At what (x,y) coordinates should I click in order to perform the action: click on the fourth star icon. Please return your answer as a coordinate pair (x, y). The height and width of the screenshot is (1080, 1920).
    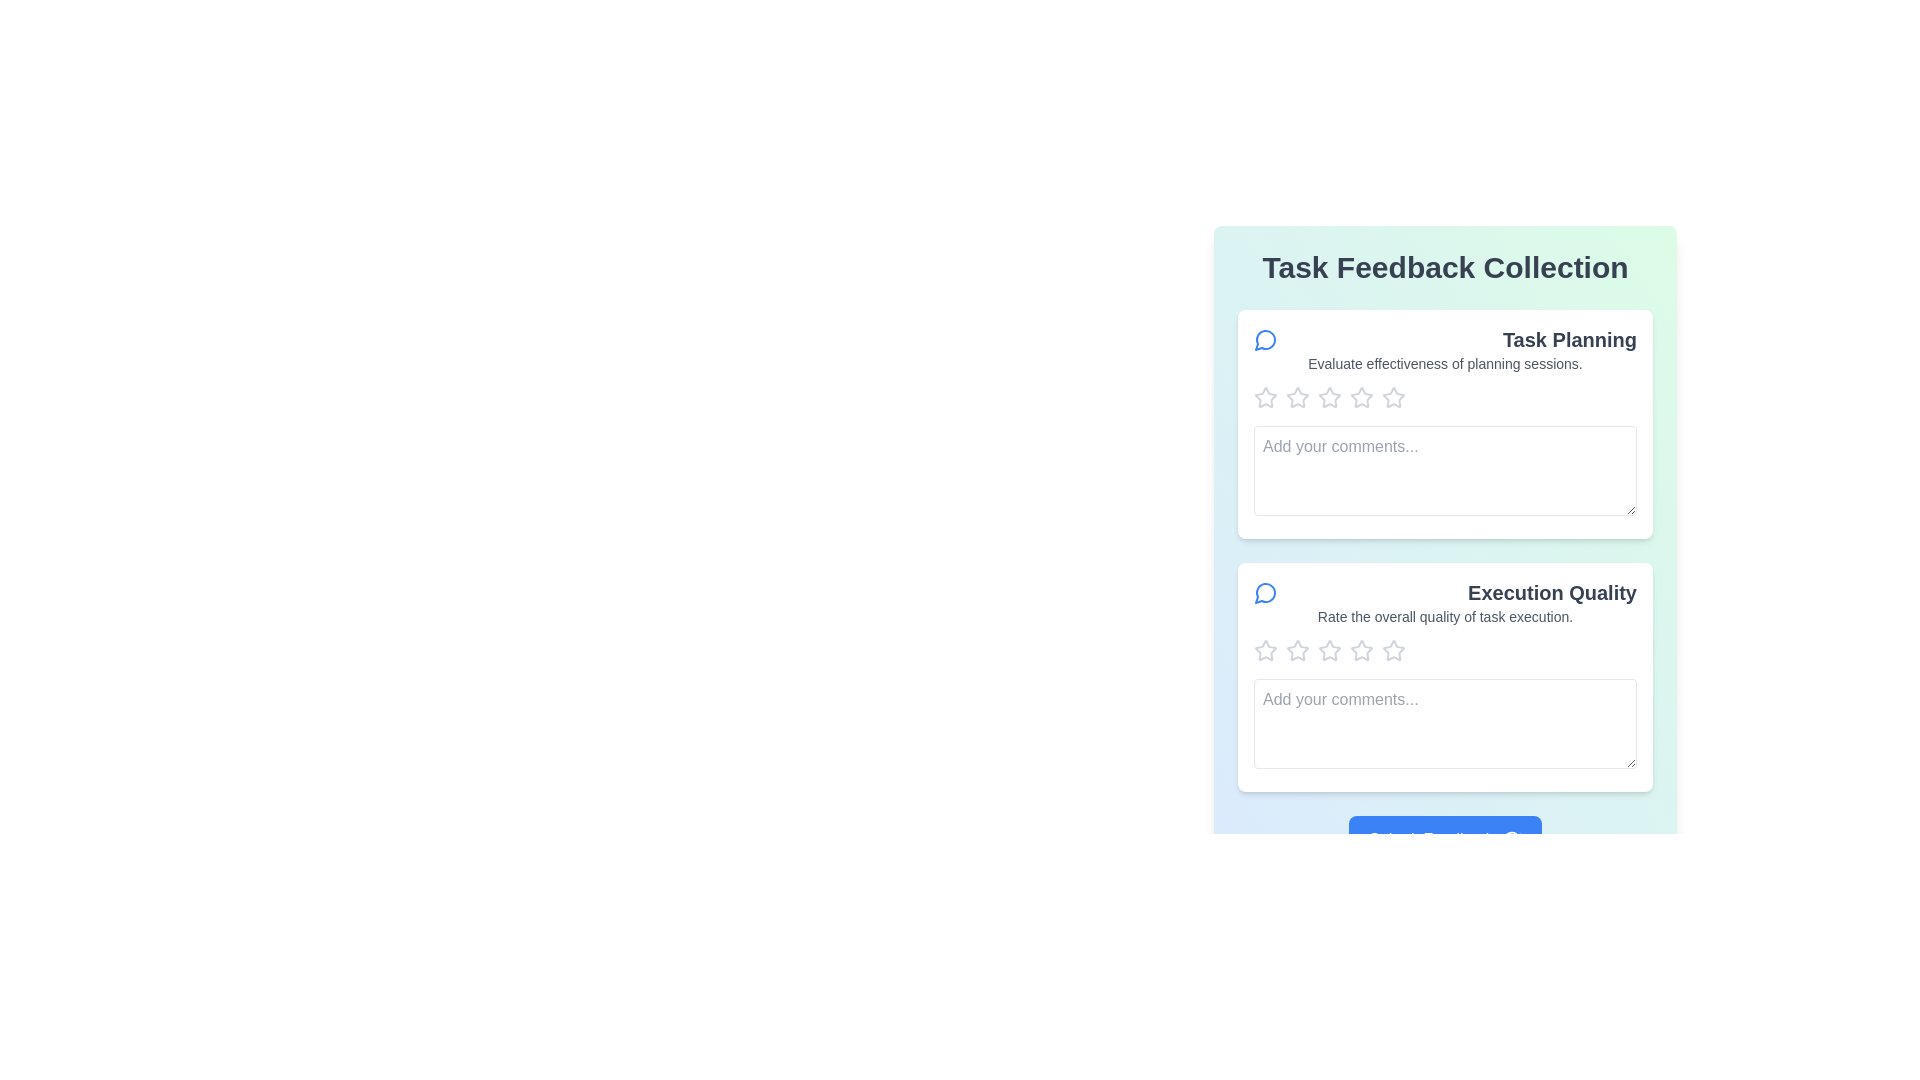
    Looking at the image, I should click on (1329, 397).